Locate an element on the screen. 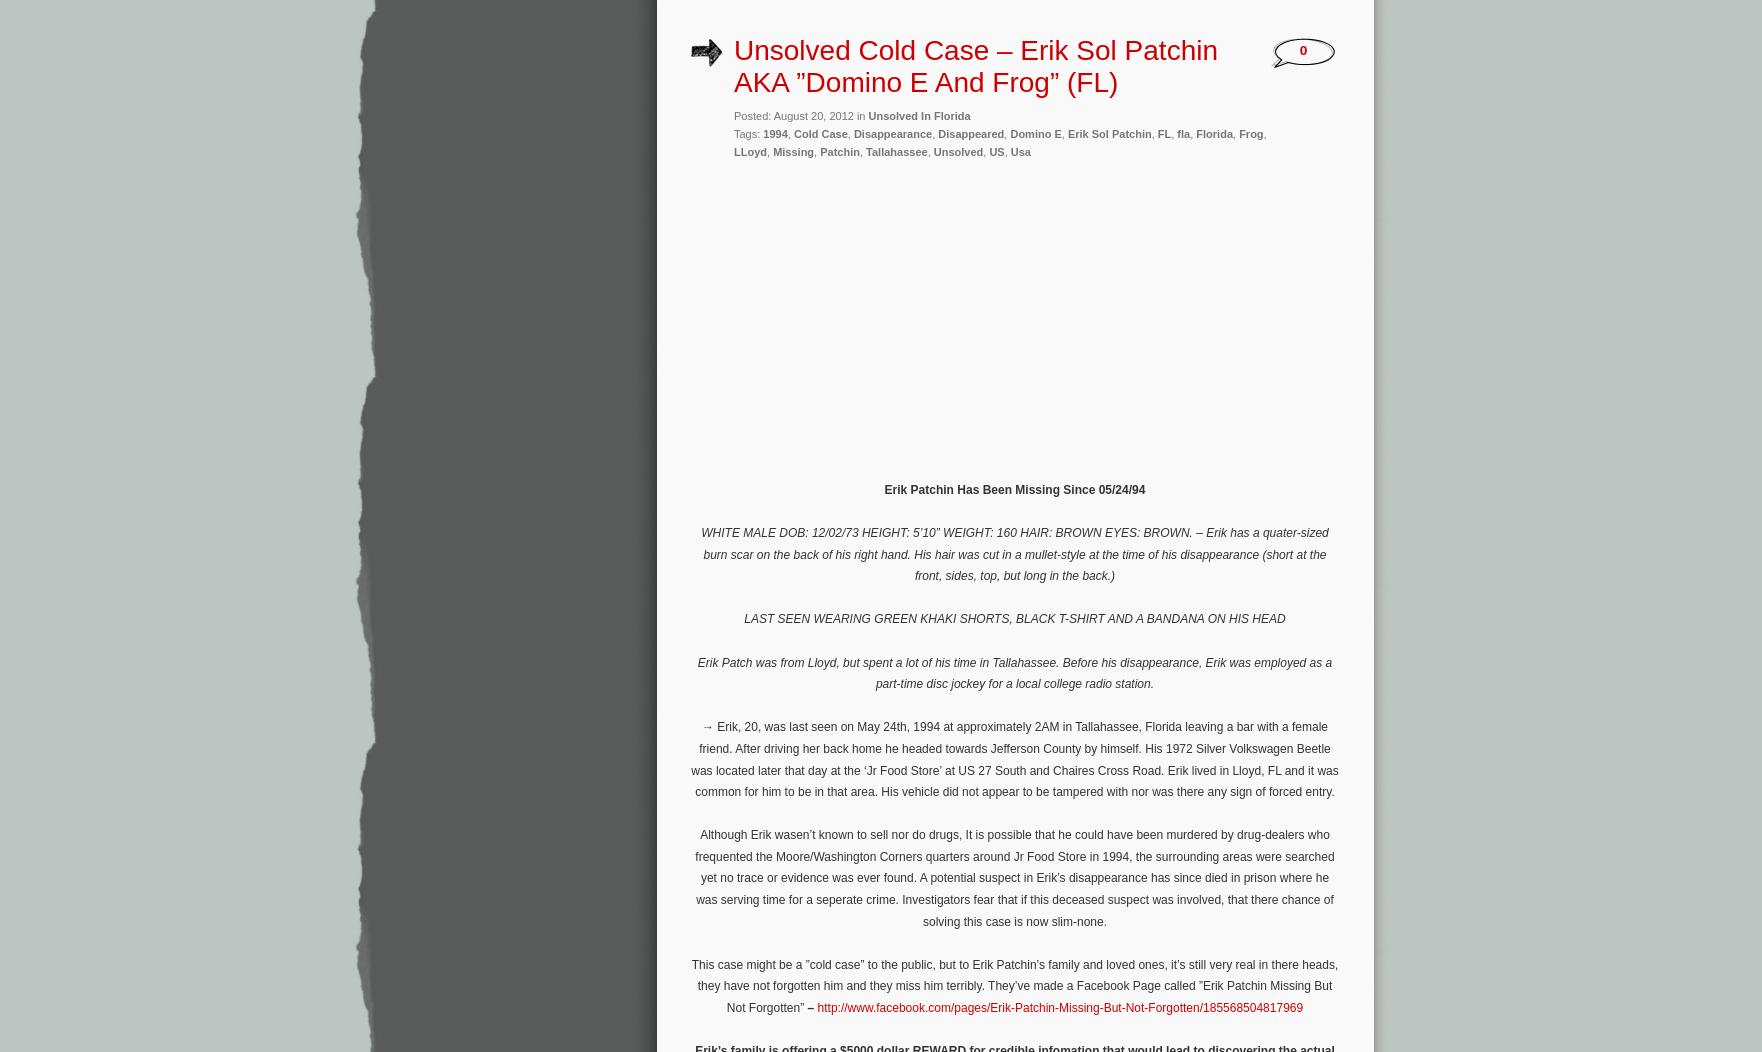 The width and height of the screenshot is (1762, 1052). 'Disappearance' is located at coordinates (851, 133).